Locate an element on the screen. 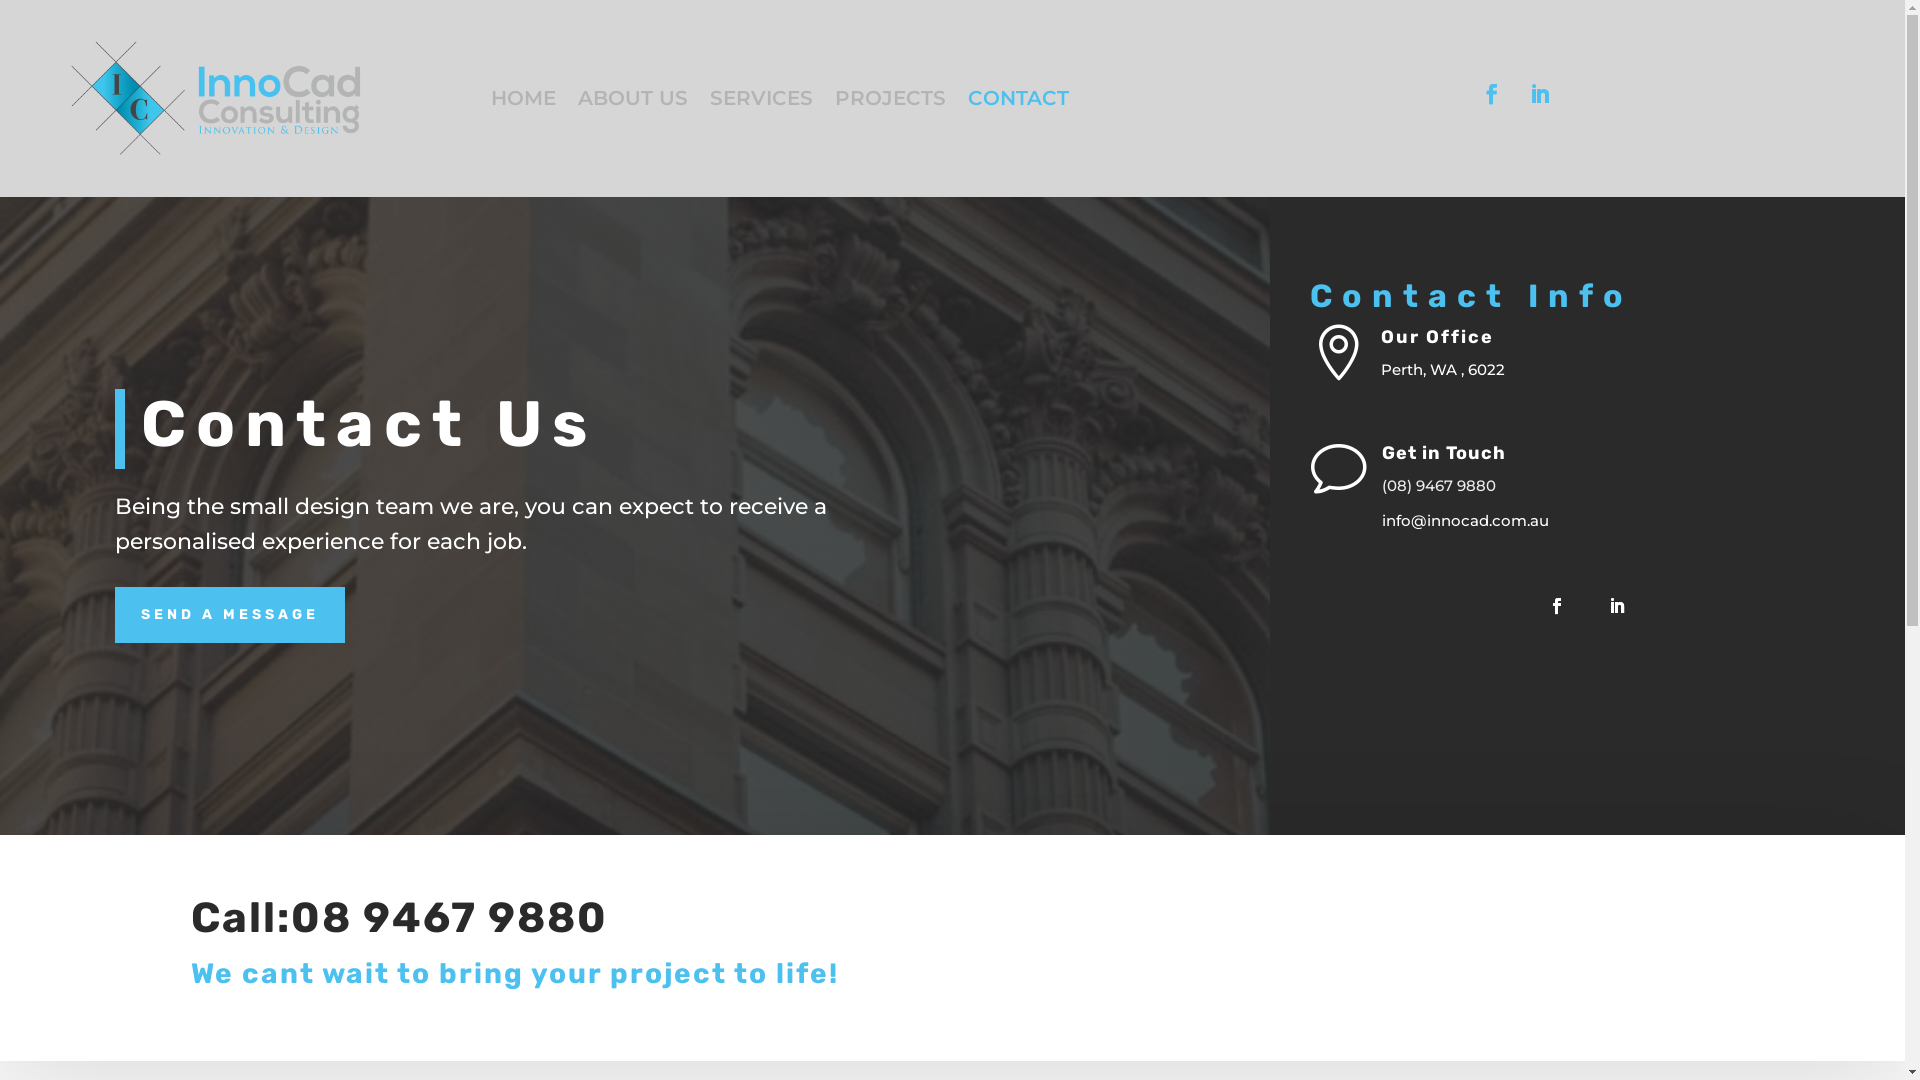 The height and width of the screenshot is (1080, 1920). 'ABOUT US' is located at coordinates (632, 101).